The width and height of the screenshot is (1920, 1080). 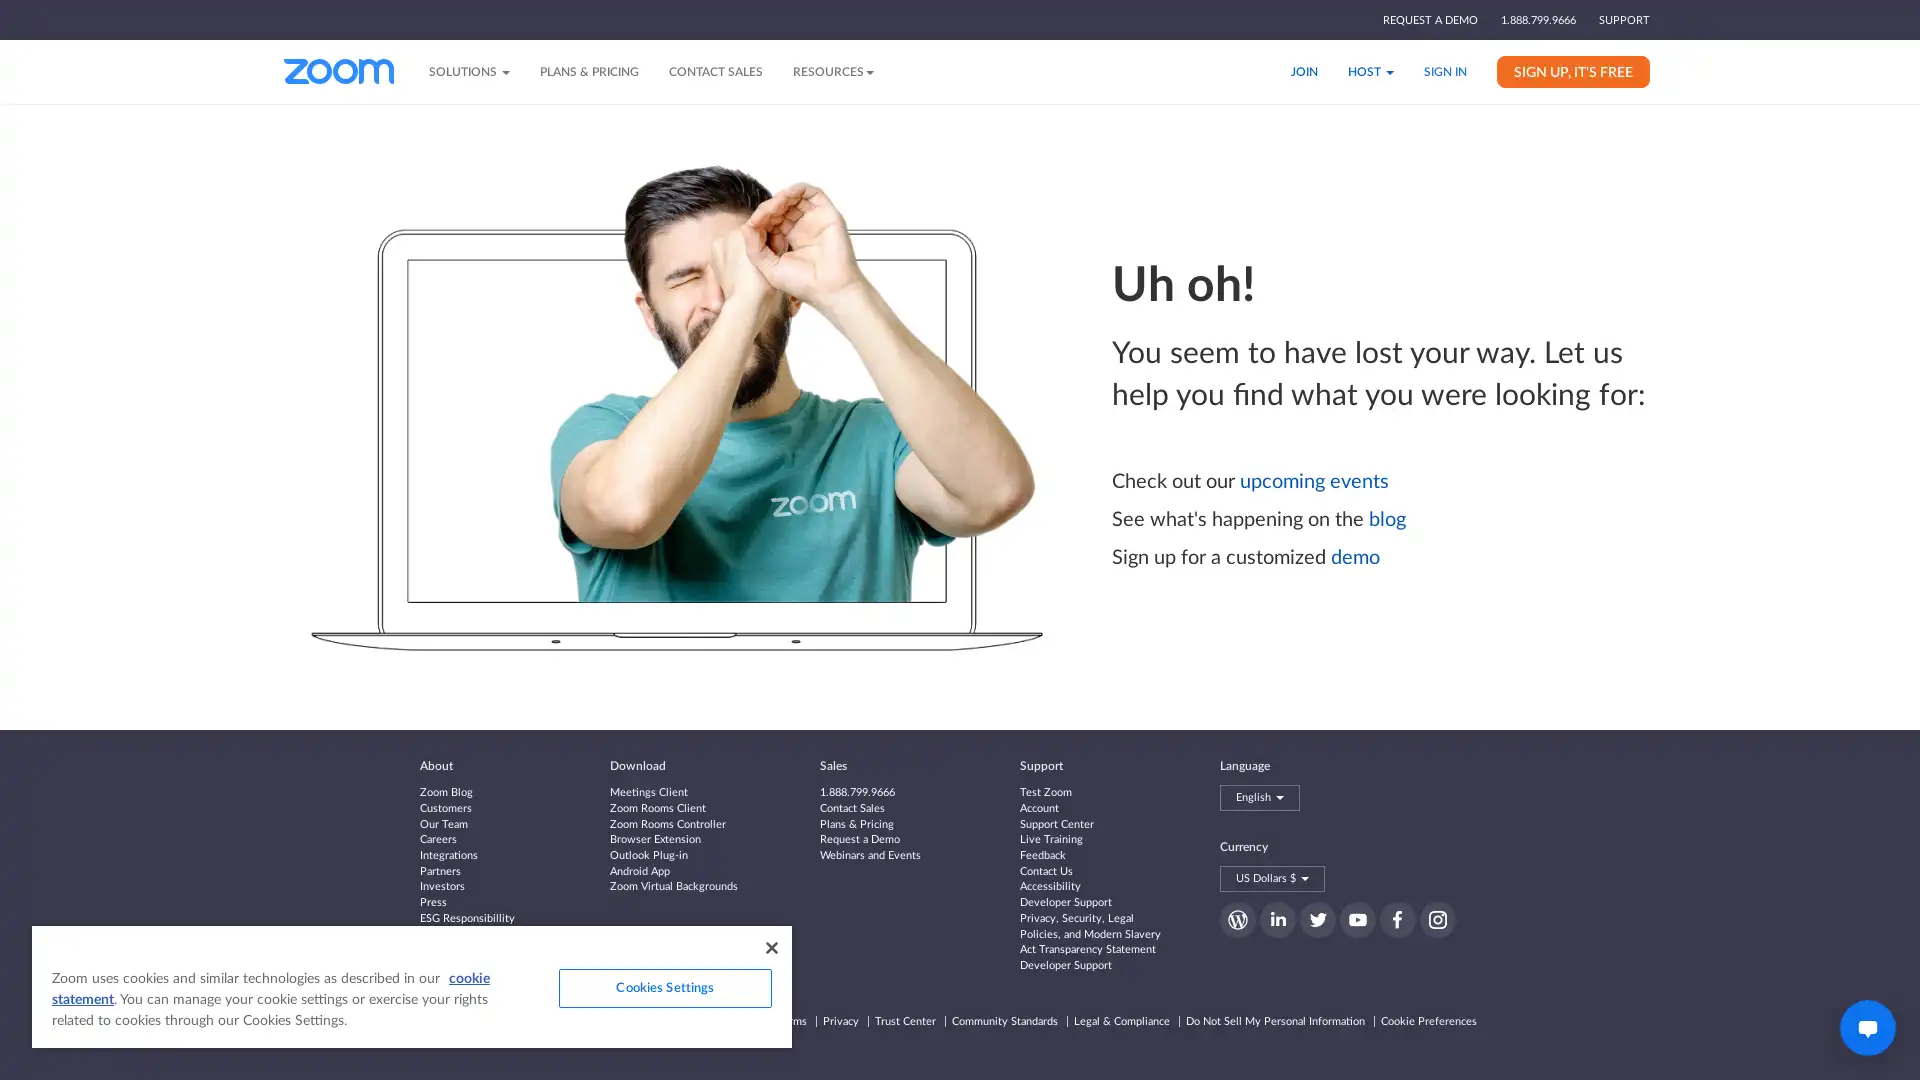 What do you see at coordinates (770, 947) in the screenshot?
I see `Close` at bounding box center [770, 947].